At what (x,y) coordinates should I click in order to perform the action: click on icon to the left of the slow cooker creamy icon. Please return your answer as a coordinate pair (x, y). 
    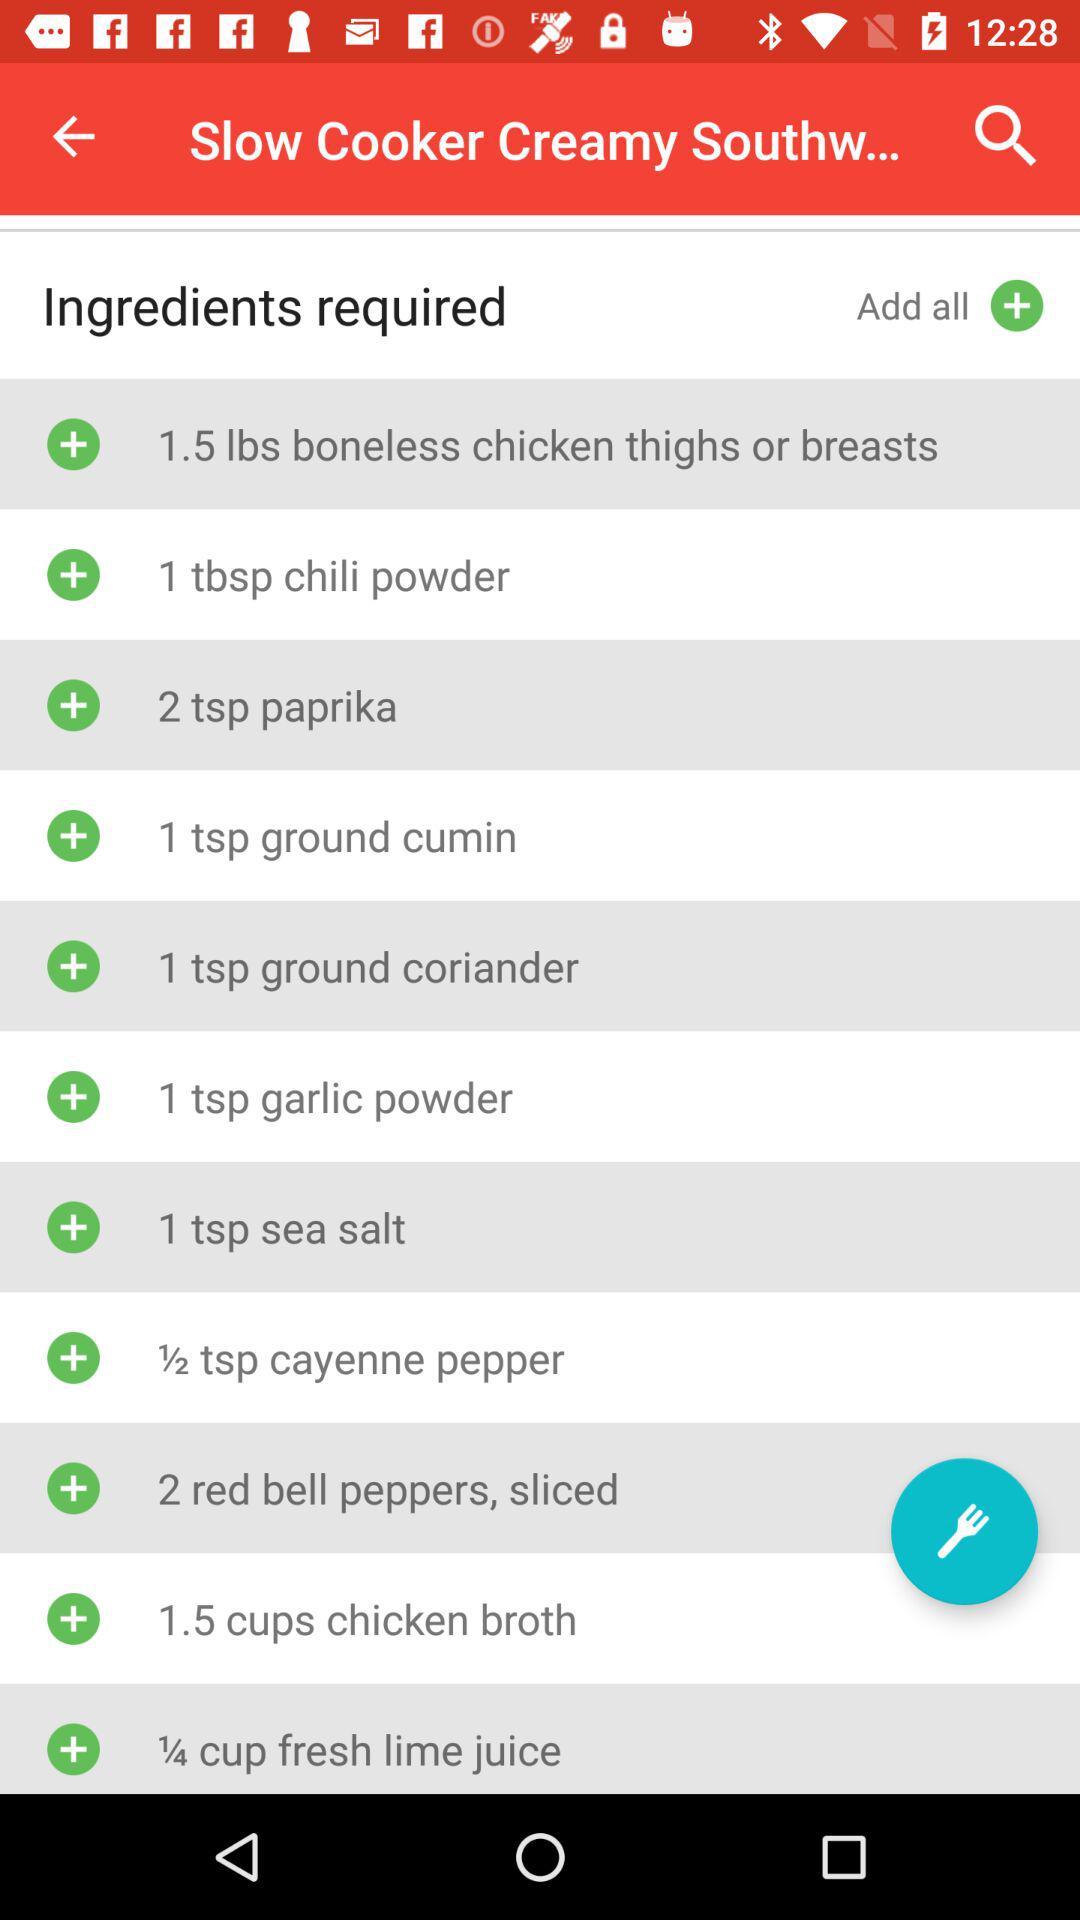
    Looking at the image, I should click on (72, 135).